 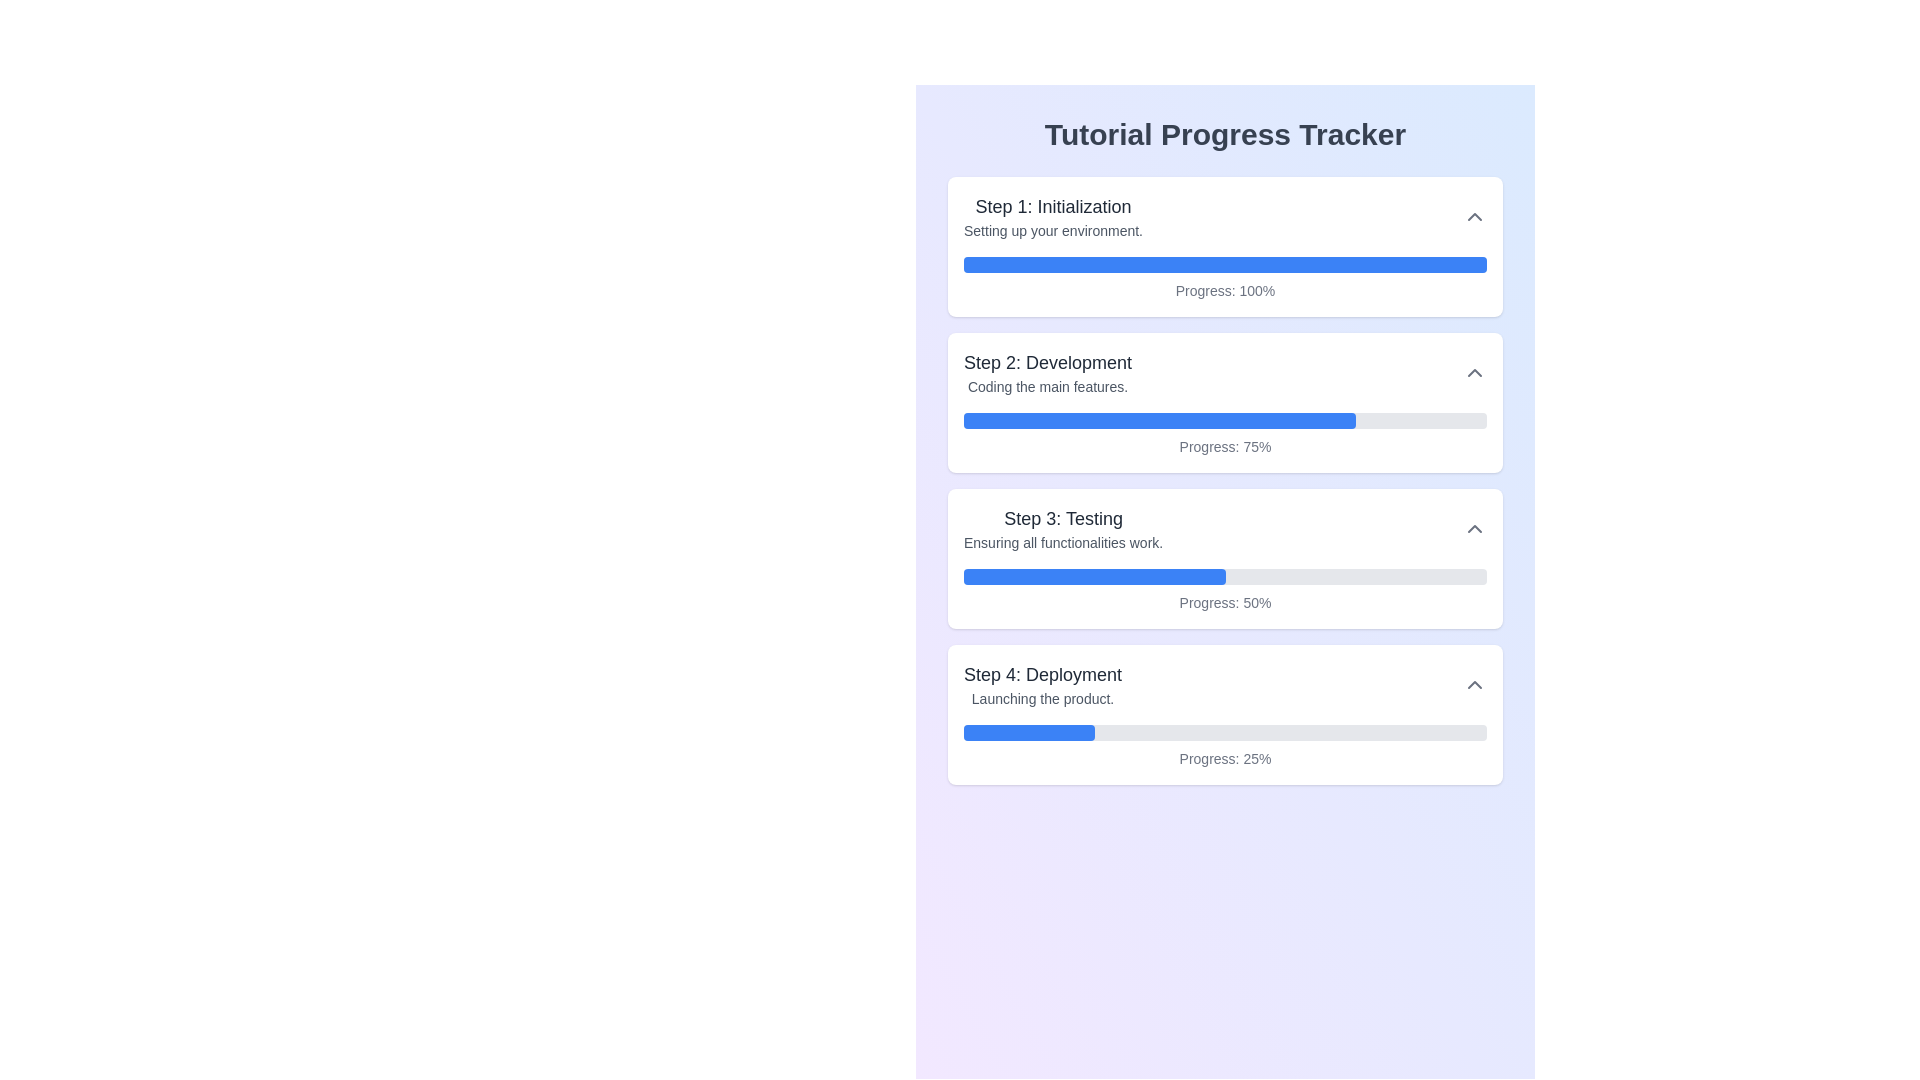 What do you see at coordinates (1474, 527) in the screenshot?
I see `the chevron button located at the top-right corner of the 'Step 3: Testing' task card` at bounding box center [1474, 527].